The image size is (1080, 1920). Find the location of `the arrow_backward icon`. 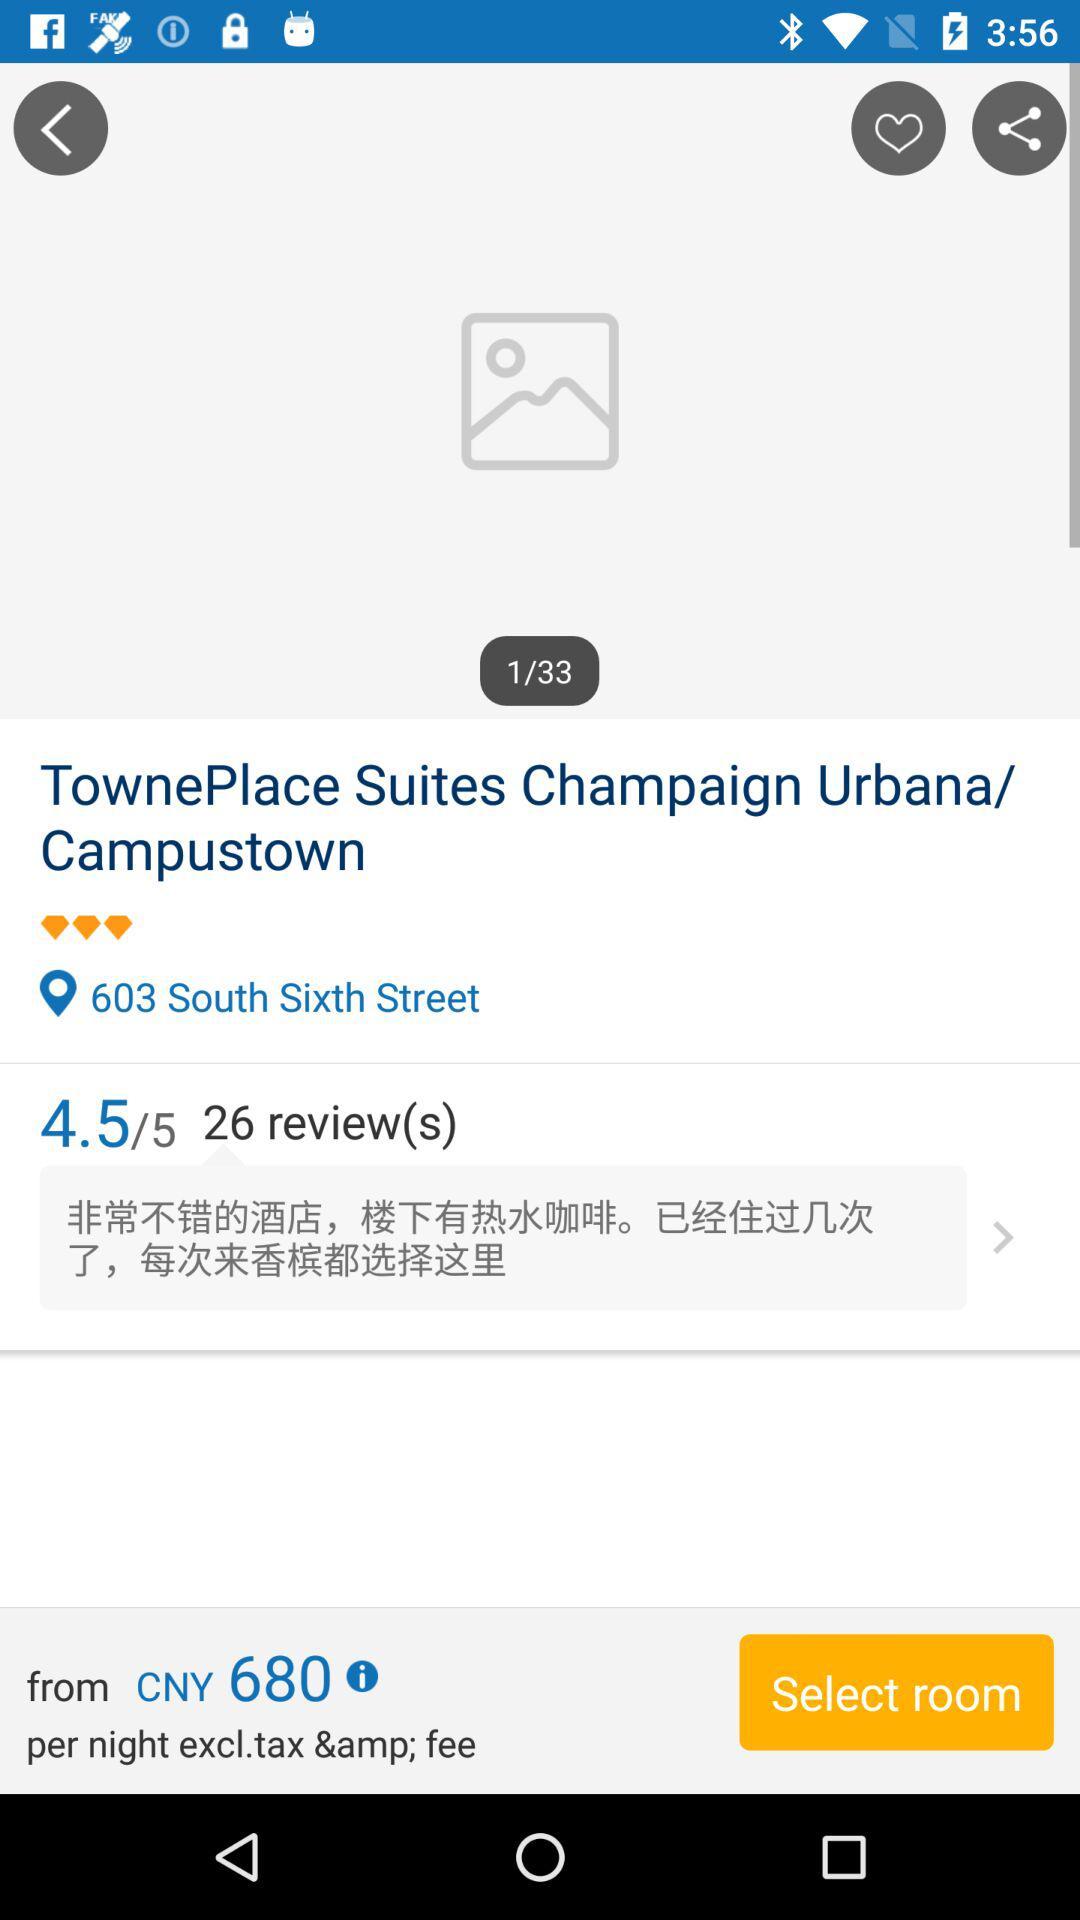

the arrow_backward icon is located at coordinates (59, 127).